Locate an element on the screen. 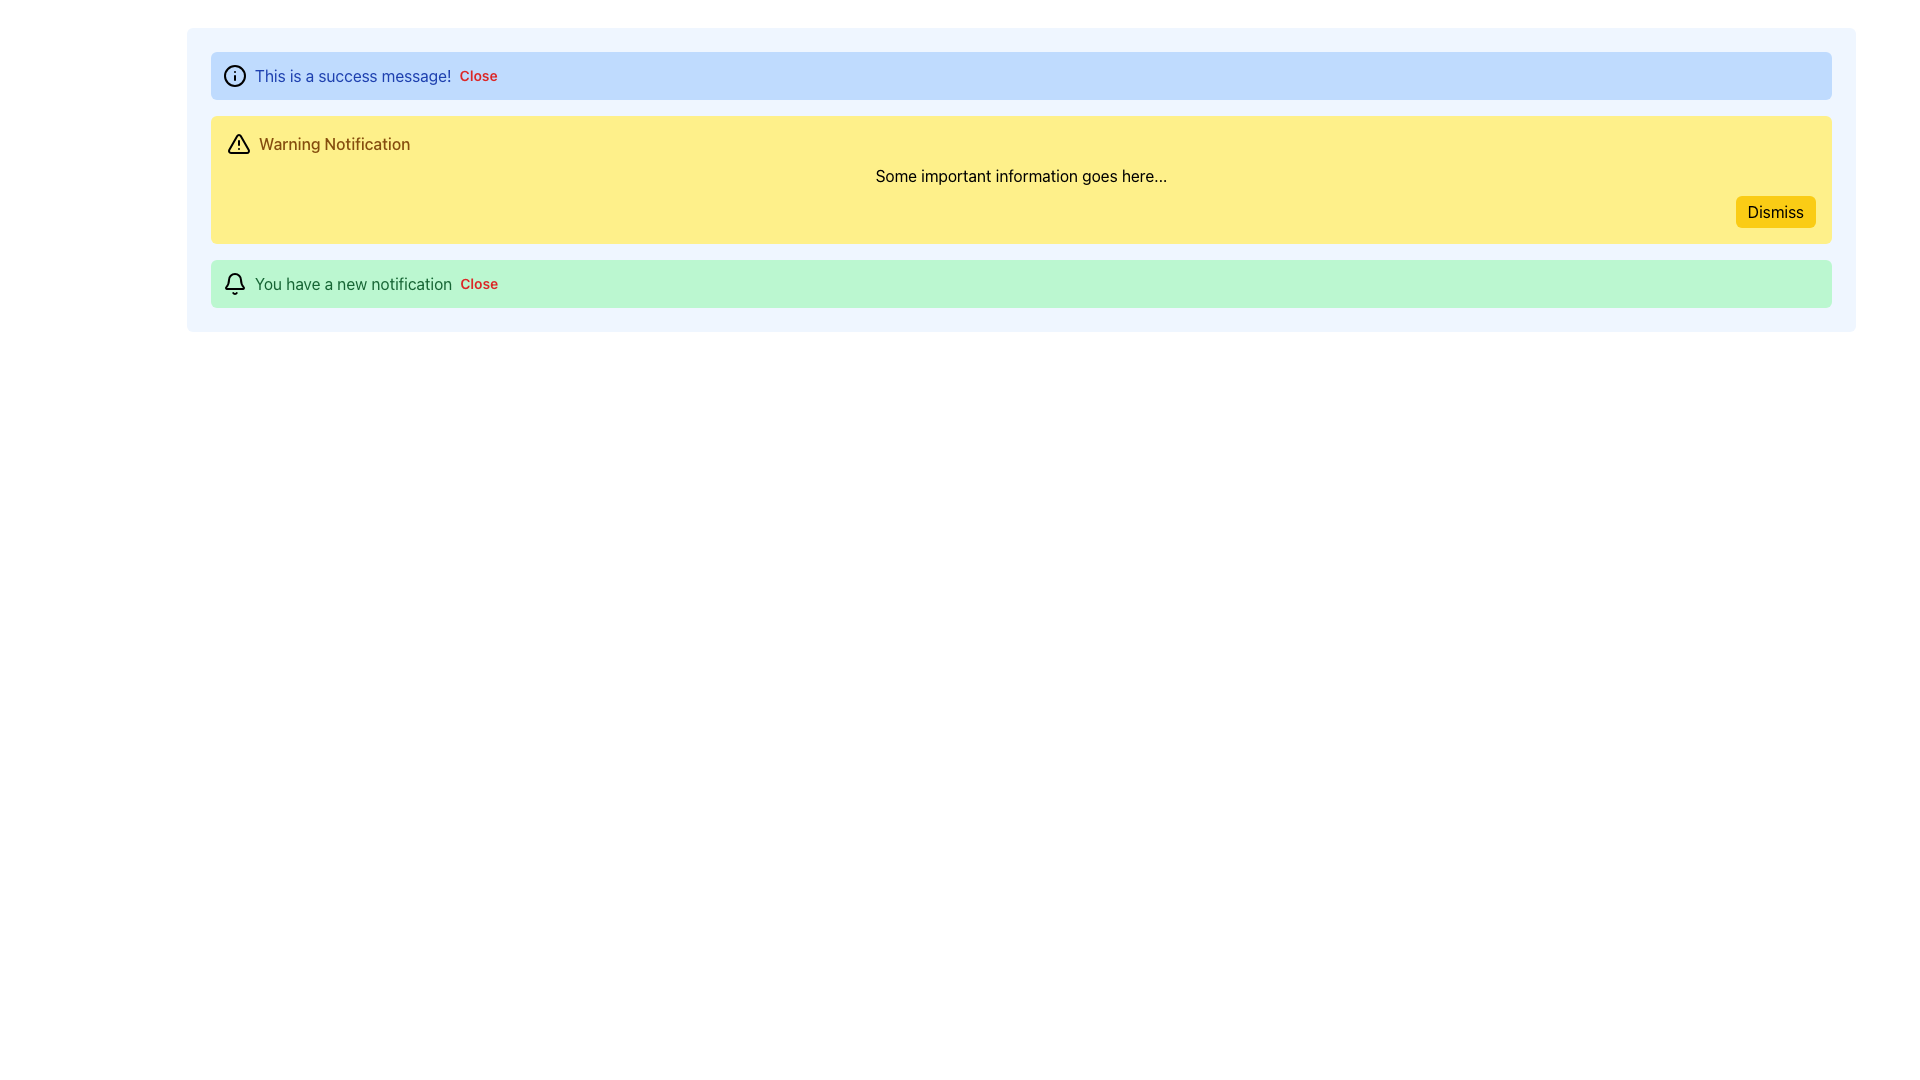 The image size is (1920, 1080). the 'Close' button, which is a small, bold, bright red text button located at the far right of the notification message box with a light green background is located at coordinates (478, 284).